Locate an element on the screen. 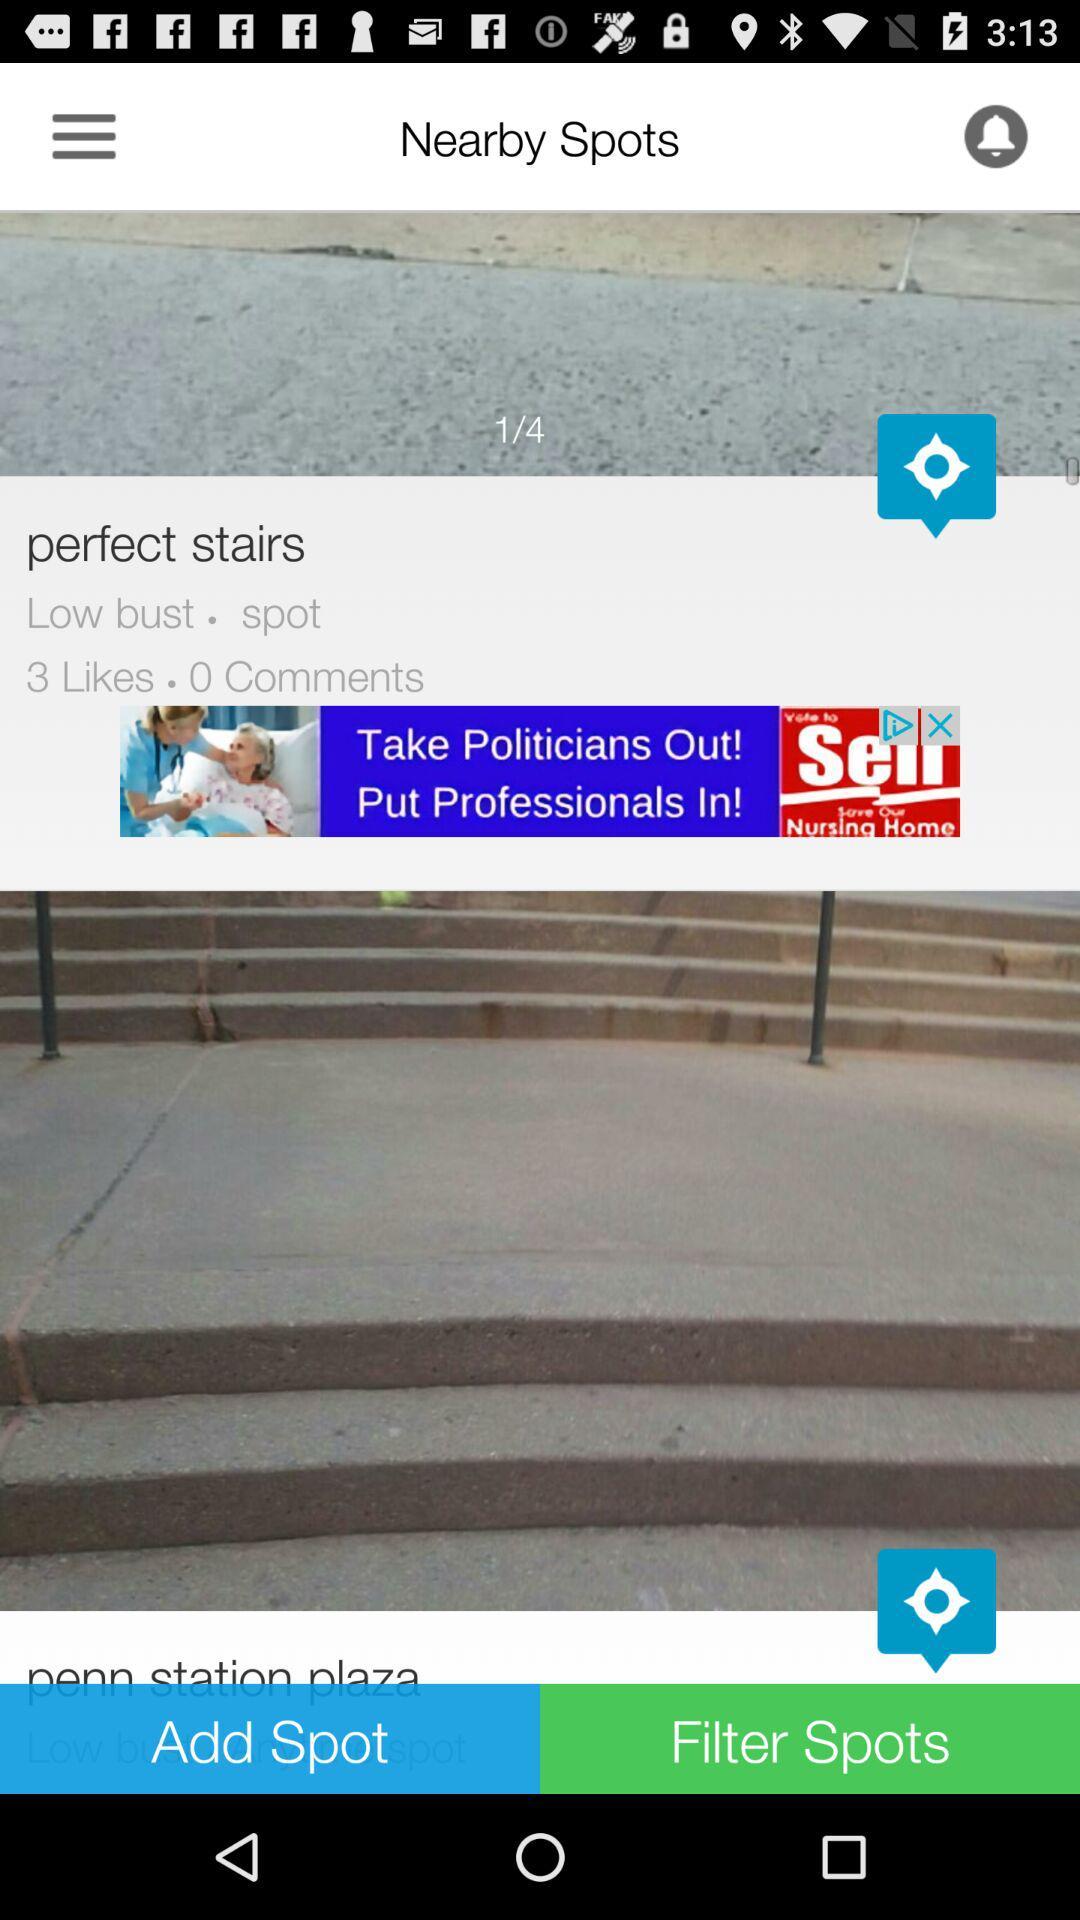 The width and height of the screenshot is (1080, 1920). menu options is located at coordinates (83, 135).